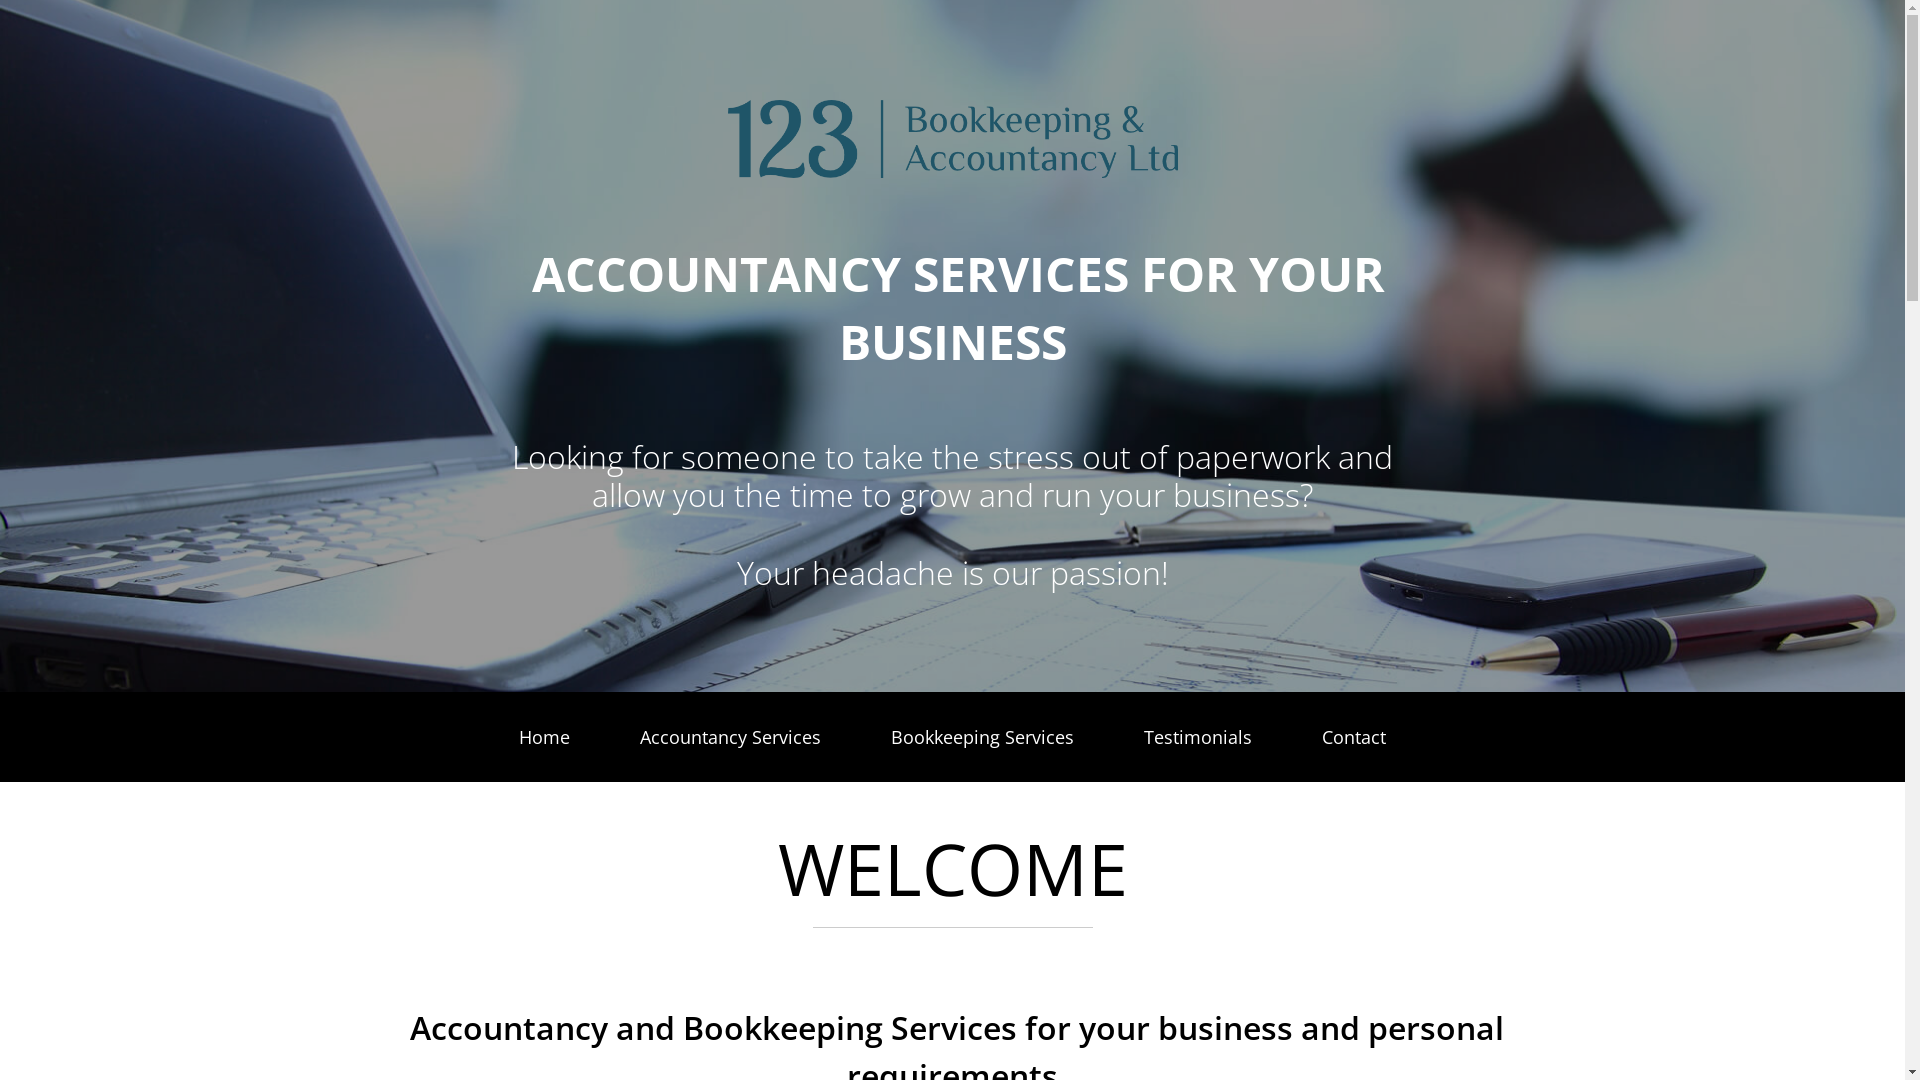  I want to click on 'Testimonials', so click(1138, 736).